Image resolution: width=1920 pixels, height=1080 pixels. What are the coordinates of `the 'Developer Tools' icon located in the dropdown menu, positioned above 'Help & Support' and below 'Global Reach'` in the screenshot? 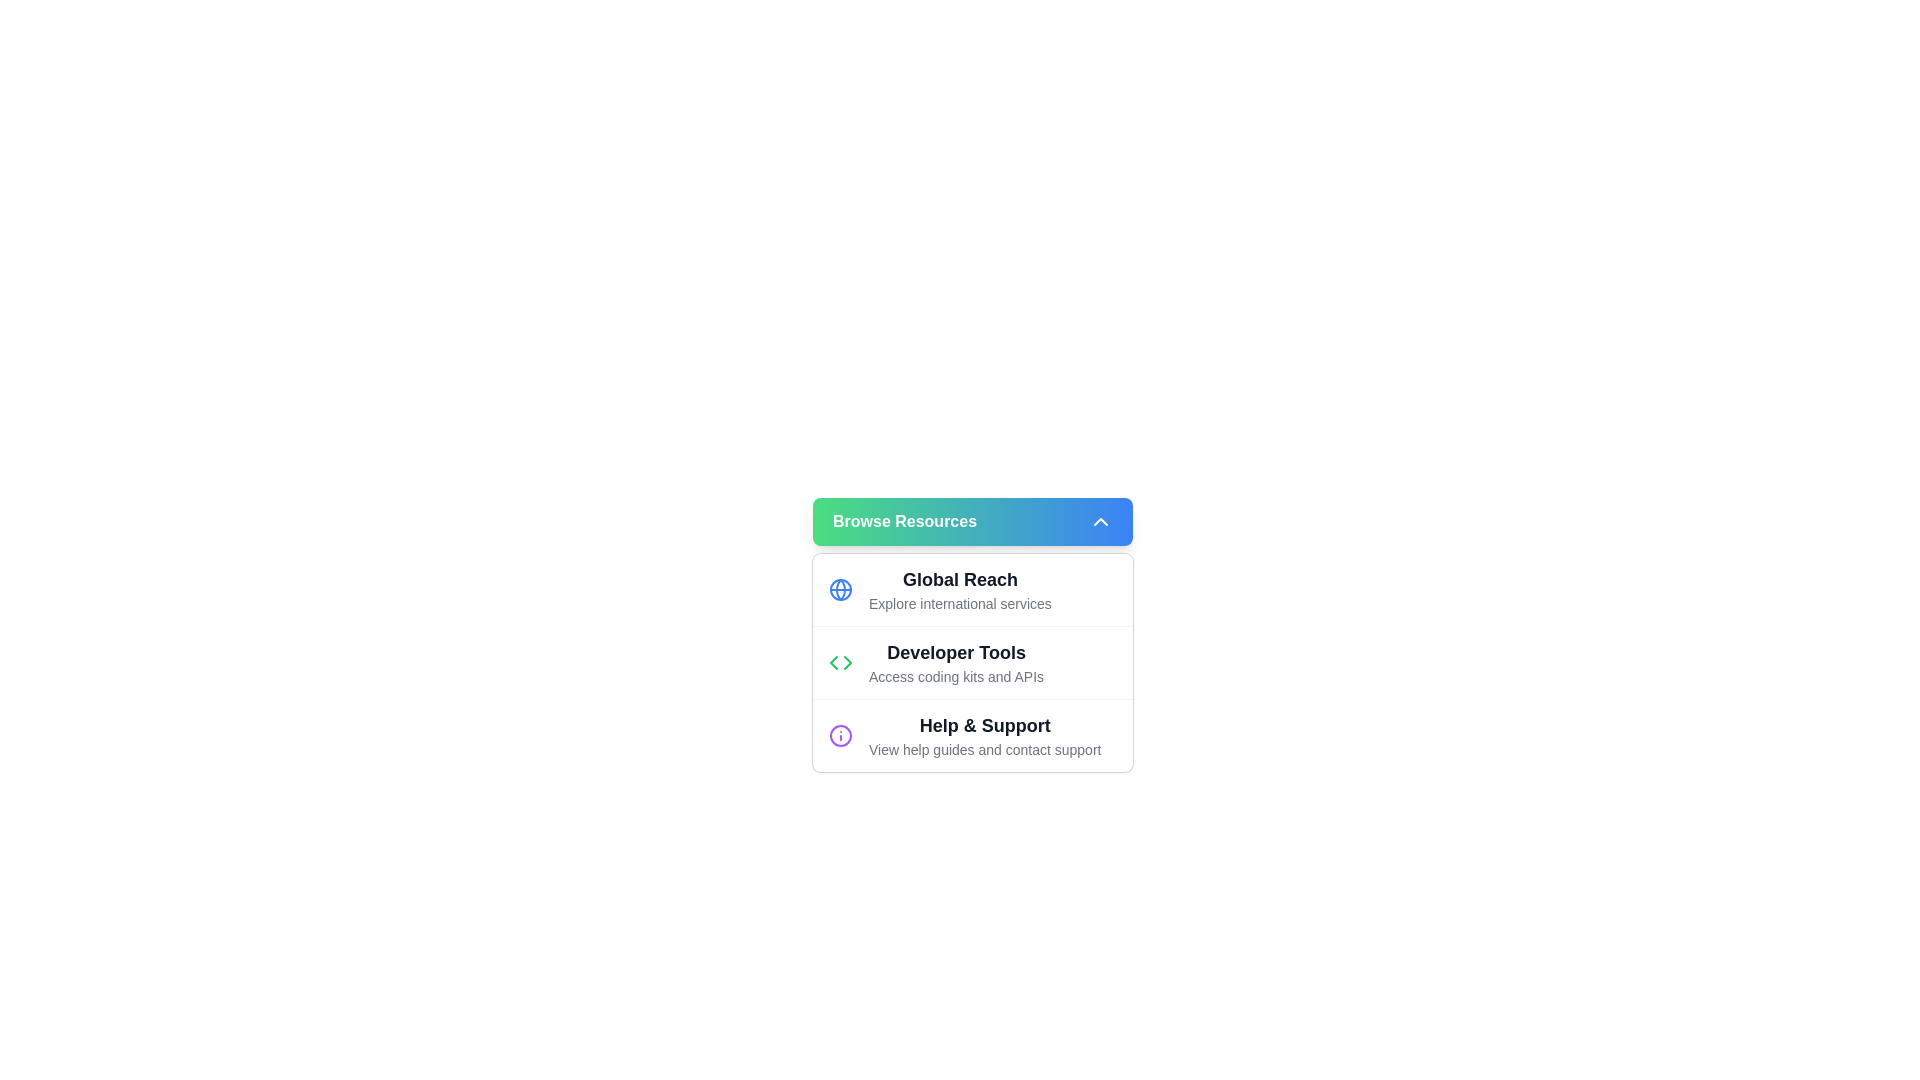 It's located at (840, 663).